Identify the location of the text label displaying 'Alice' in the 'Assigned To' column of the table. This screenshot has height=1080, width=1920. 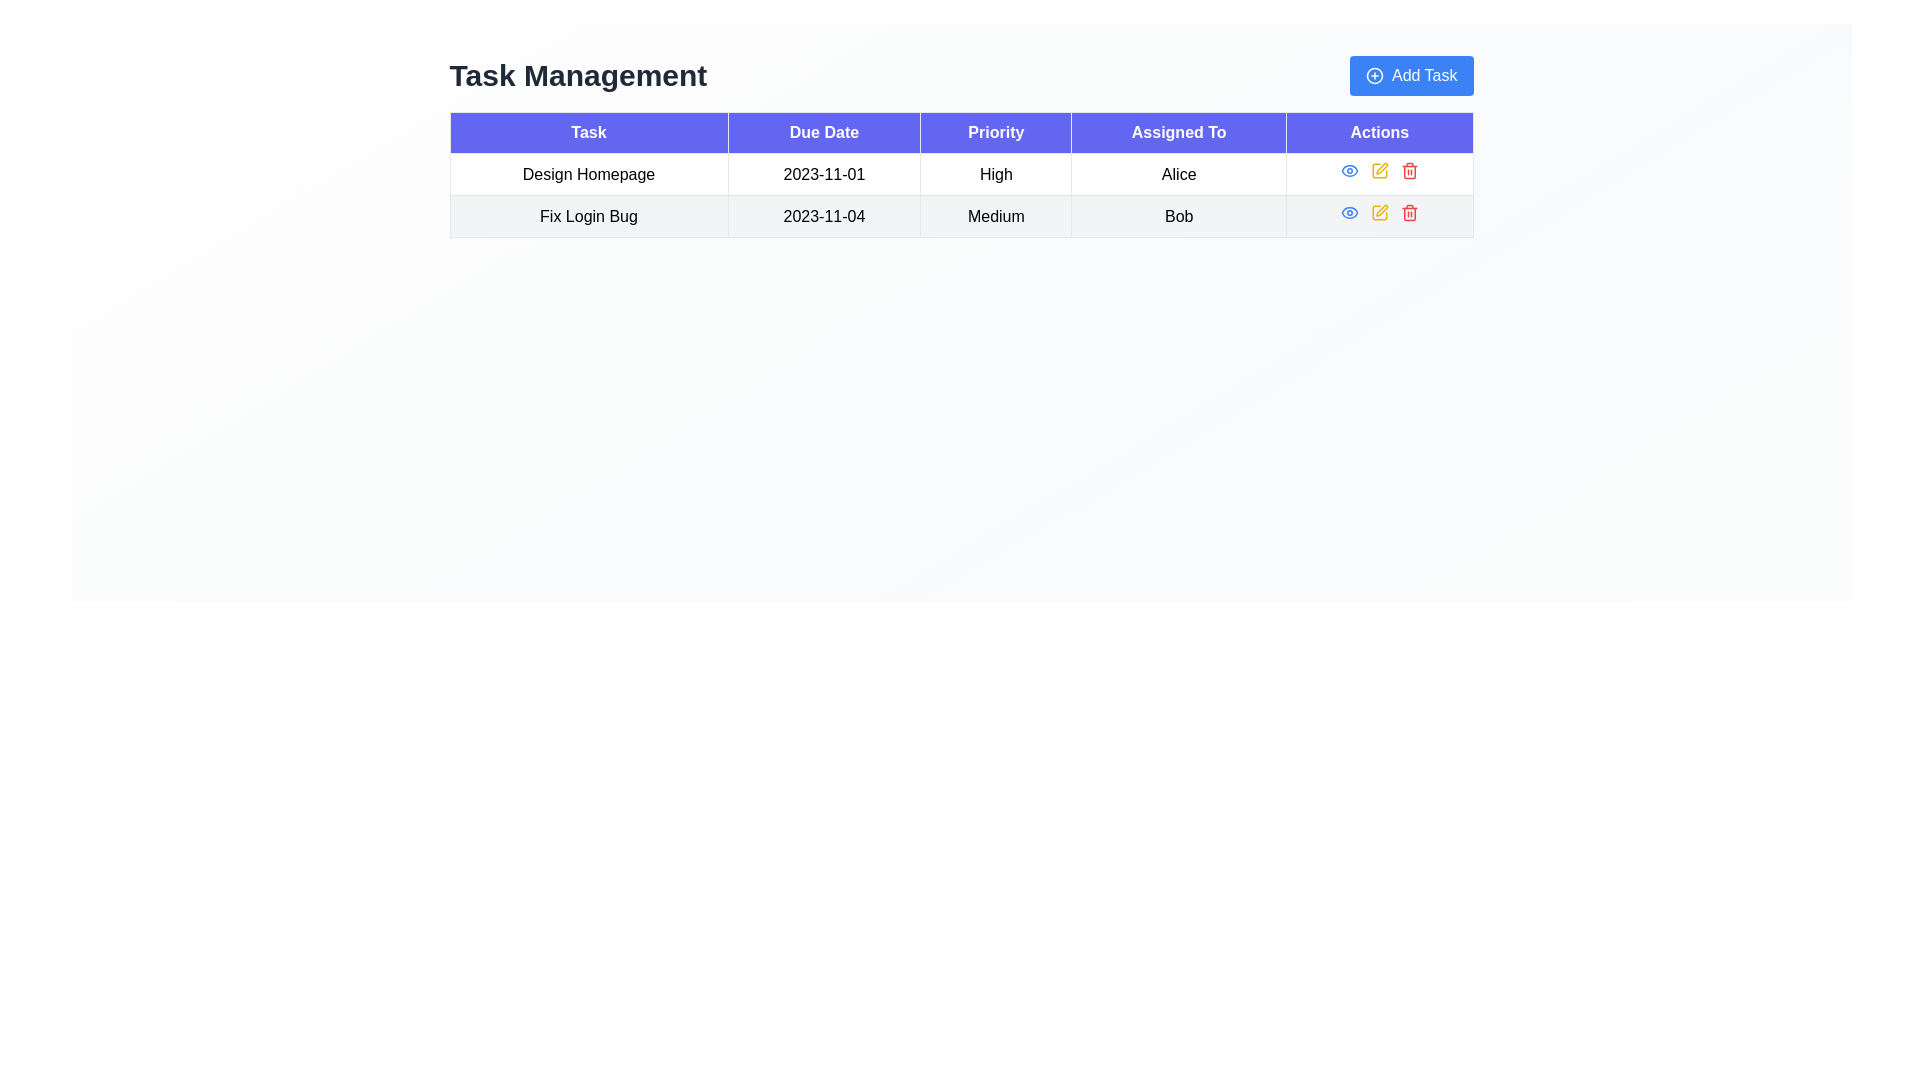
(1179, 173).